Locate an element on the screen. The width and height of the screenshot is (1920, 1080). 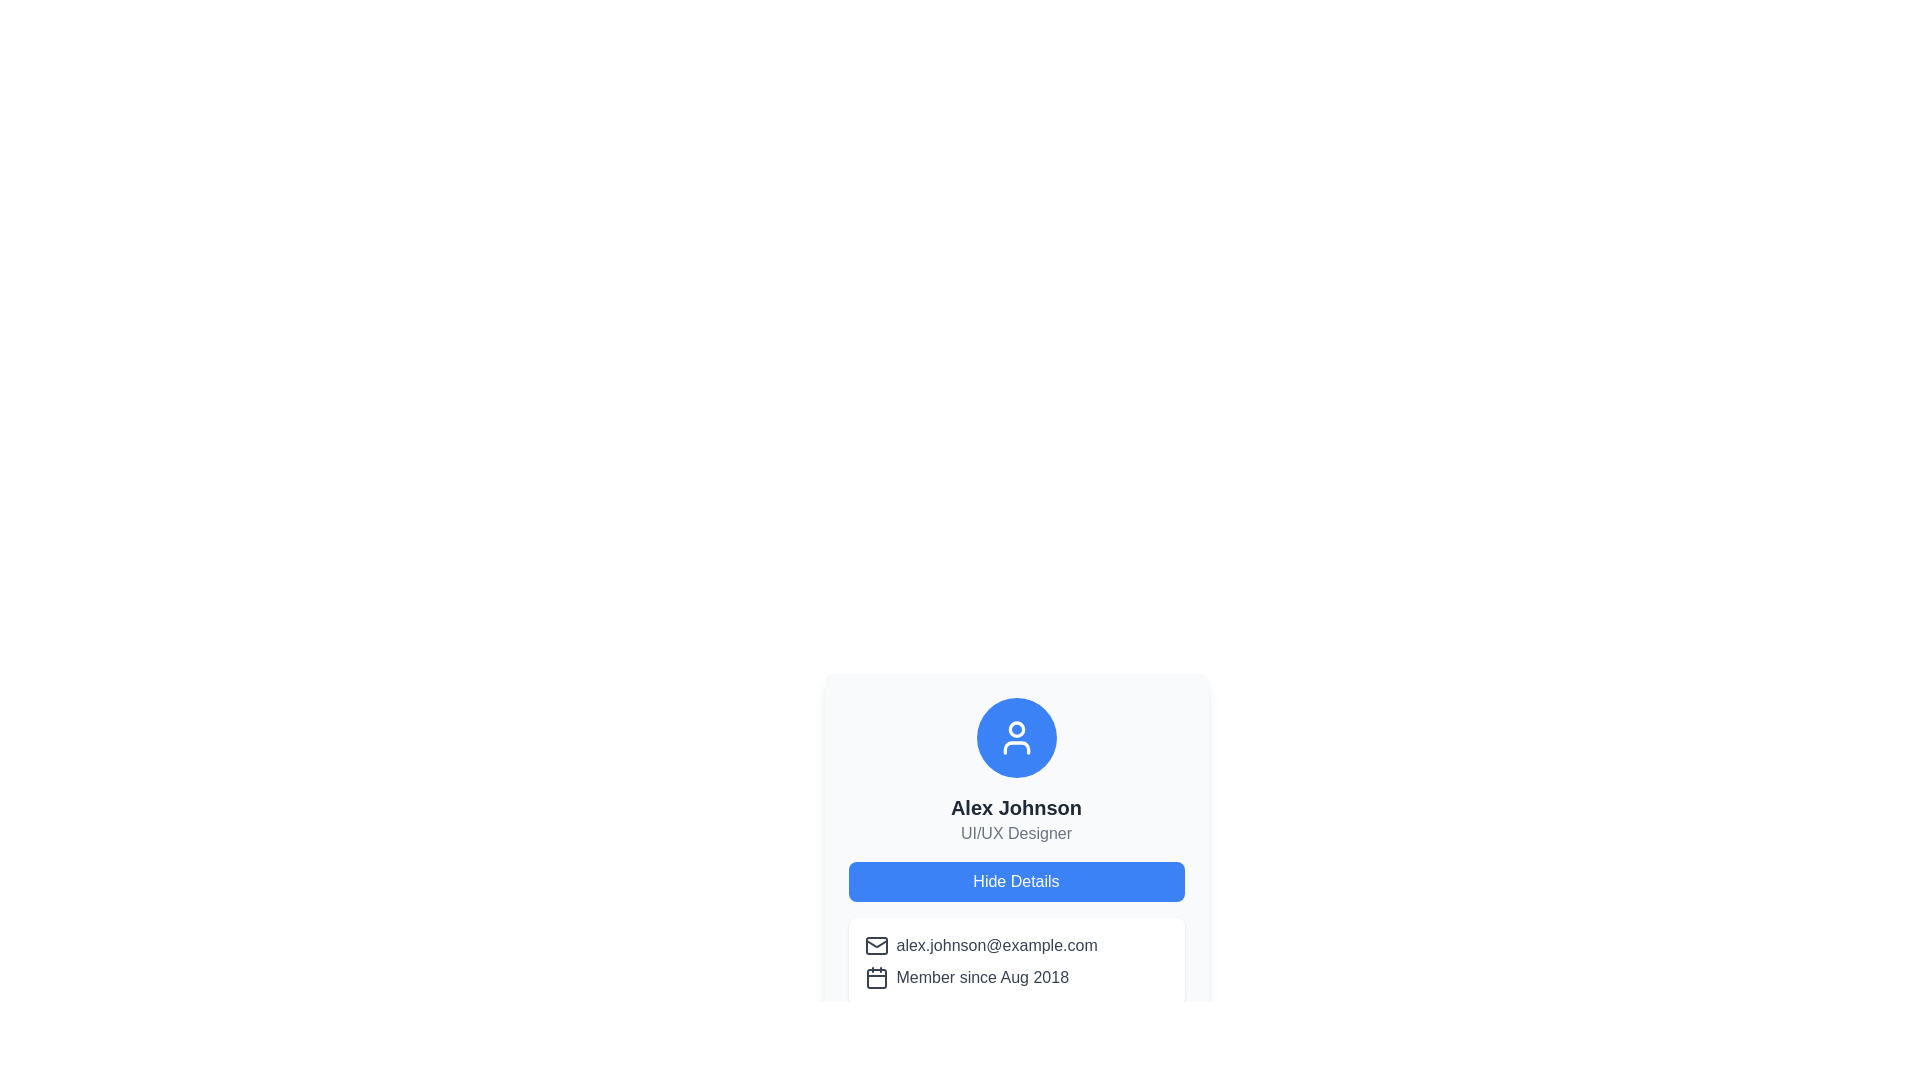
the email or messaging system icon located to the left of the text 'alex.johnson@example.com' within the profile information card is located at coordinates (876, 945).